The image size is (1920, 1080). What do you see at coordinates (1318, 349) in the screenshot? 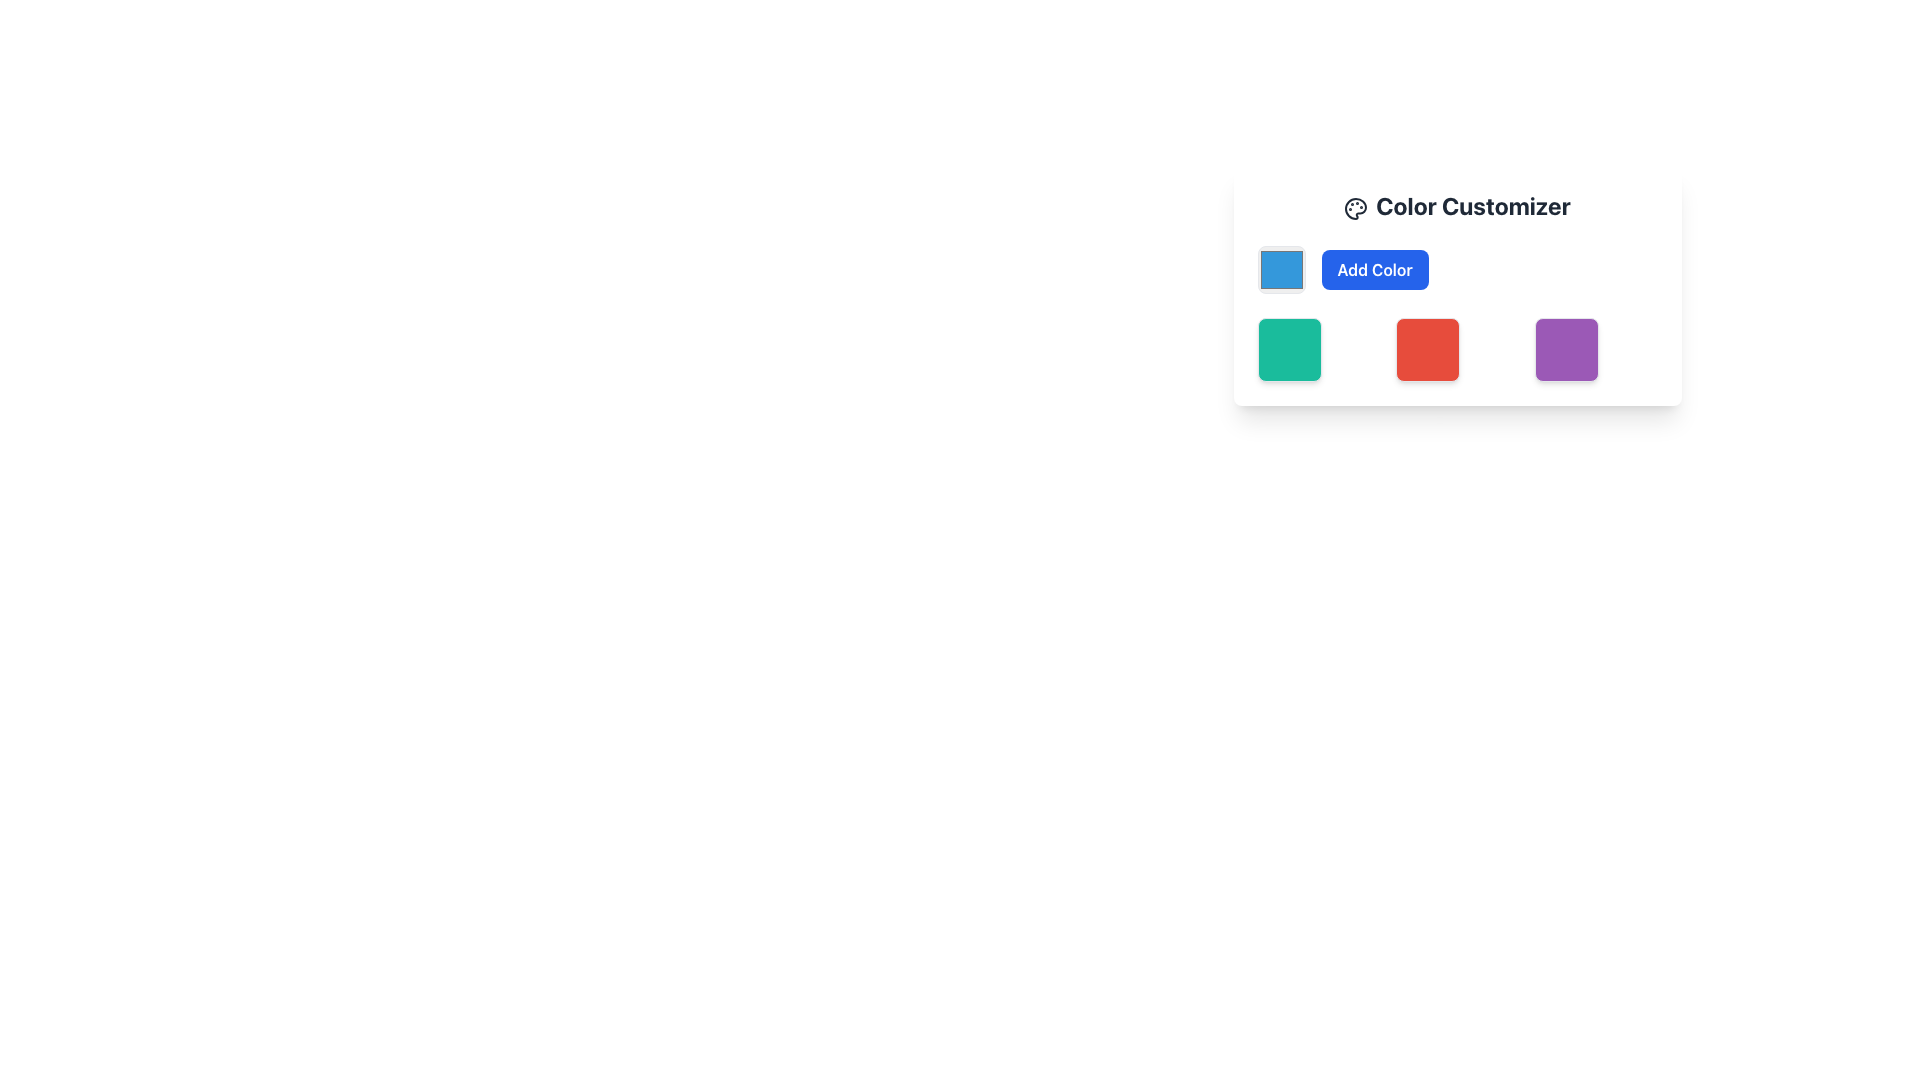
I see `the first selectable tile in the color customizer section, which has a teal background and rounded corners` at bounding box center [1318, 349].